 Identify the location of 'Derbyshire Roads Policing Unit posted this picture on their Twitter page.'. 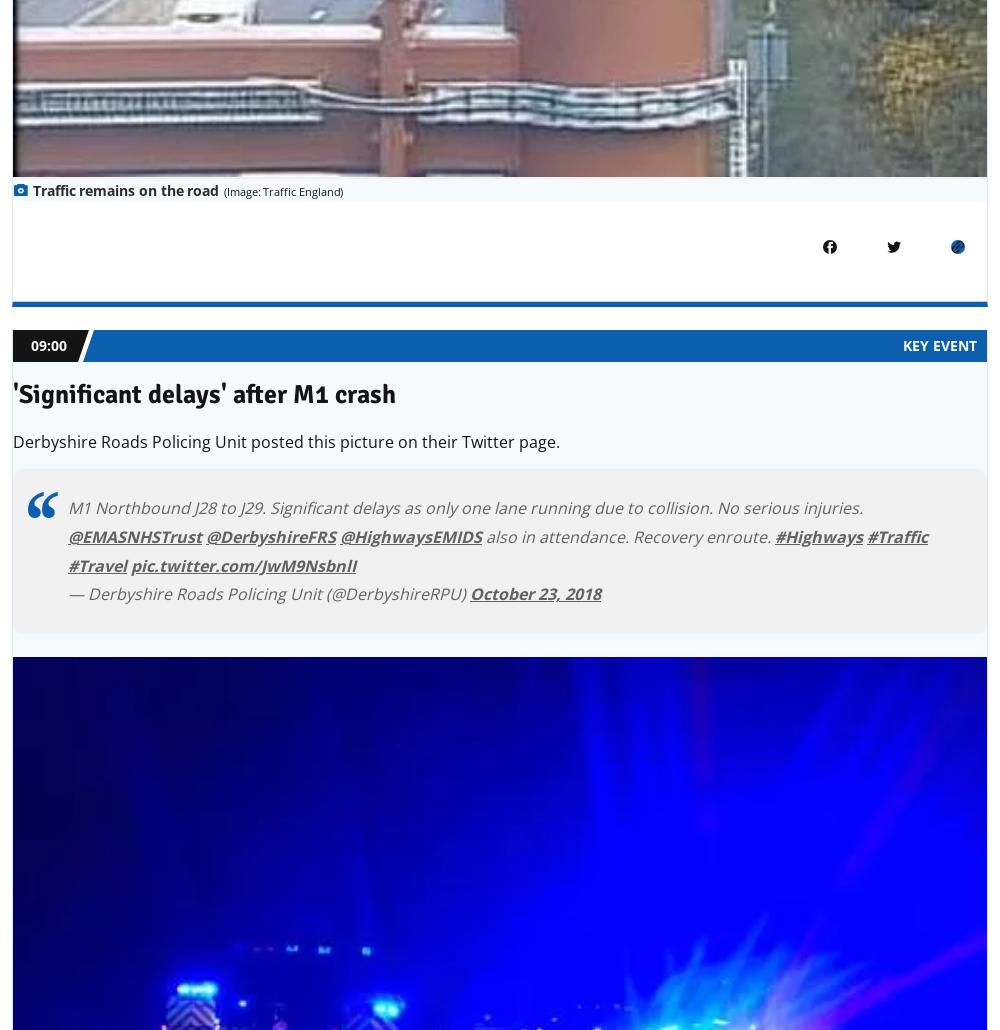
(286, 440).